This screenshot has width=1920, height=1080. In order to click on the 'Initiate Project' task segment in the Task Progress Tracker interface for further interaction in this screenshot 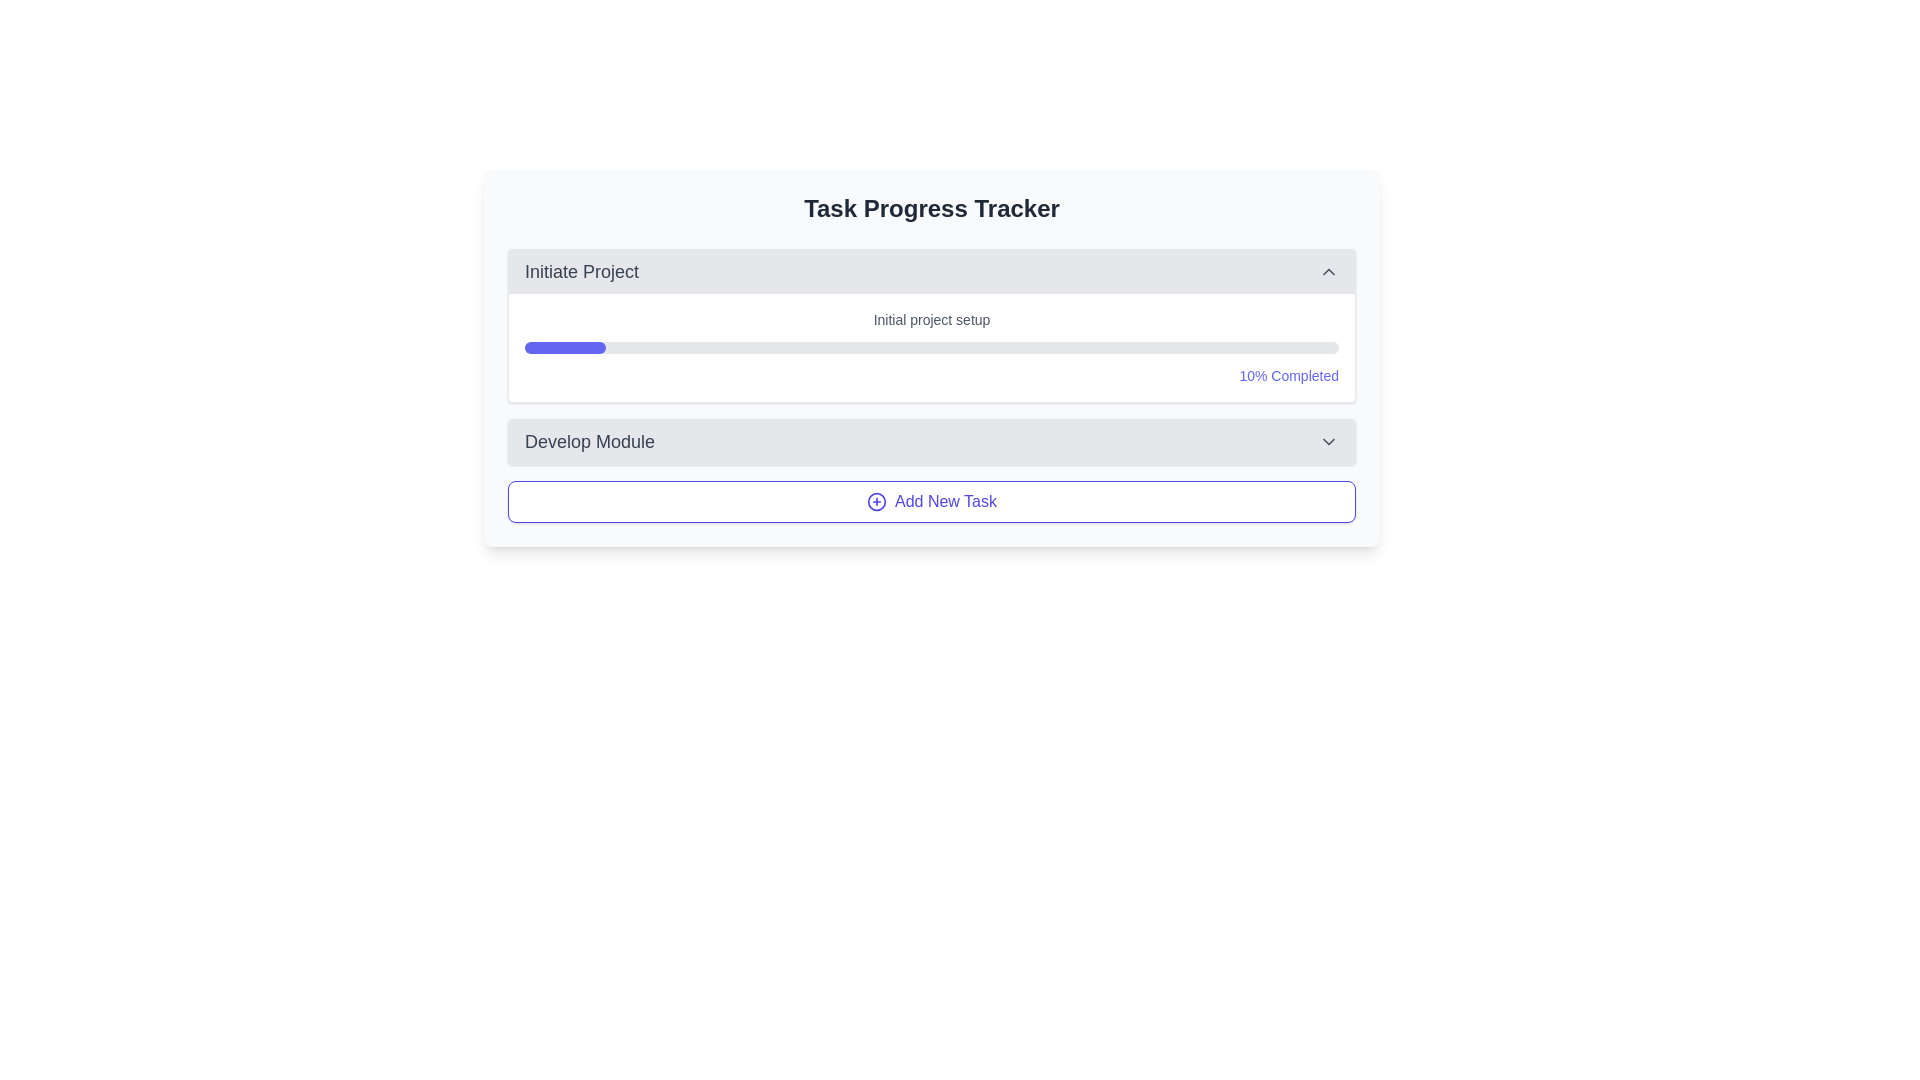, I will do `click(930, 356)`.